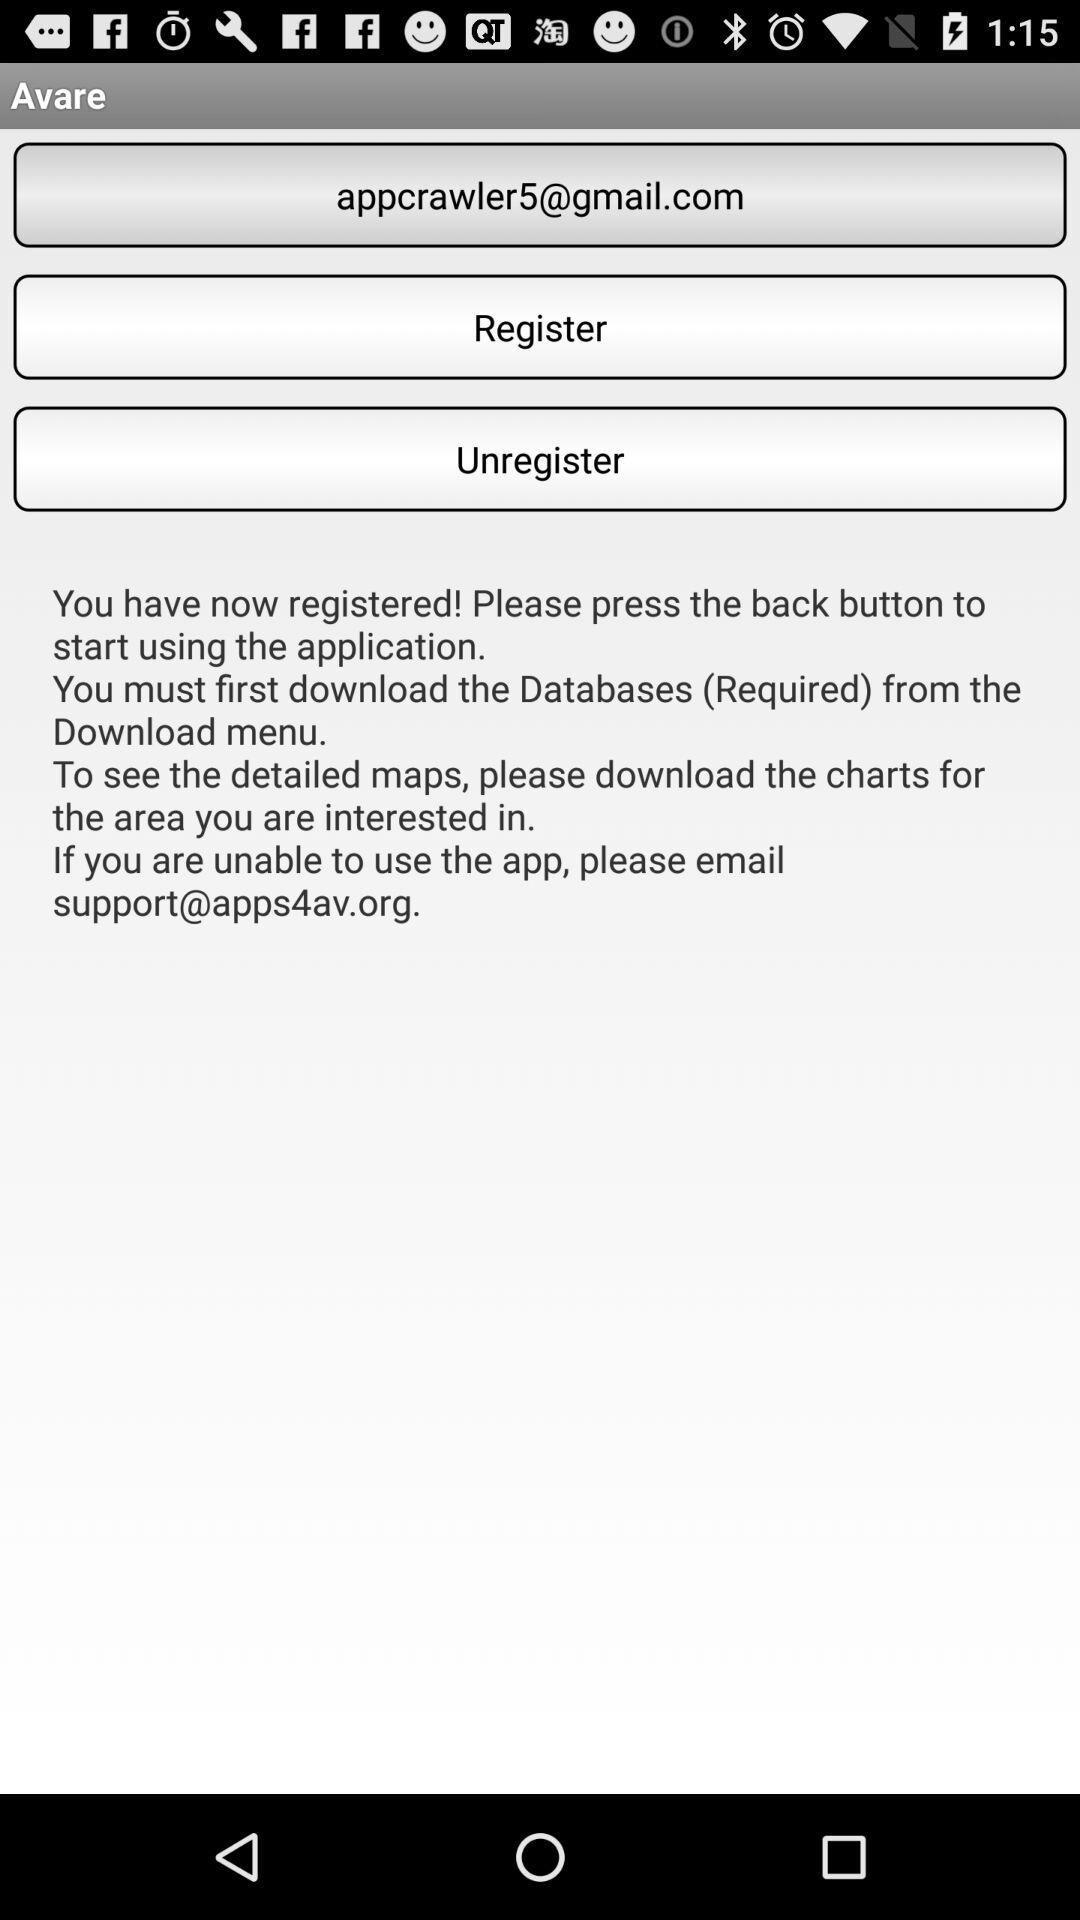 This screenshot has height=1920, width=1080. What do you see at coordinates (540, 326) in the screenshot?
I see `item above the unregister` at bounding box center [540, 326].